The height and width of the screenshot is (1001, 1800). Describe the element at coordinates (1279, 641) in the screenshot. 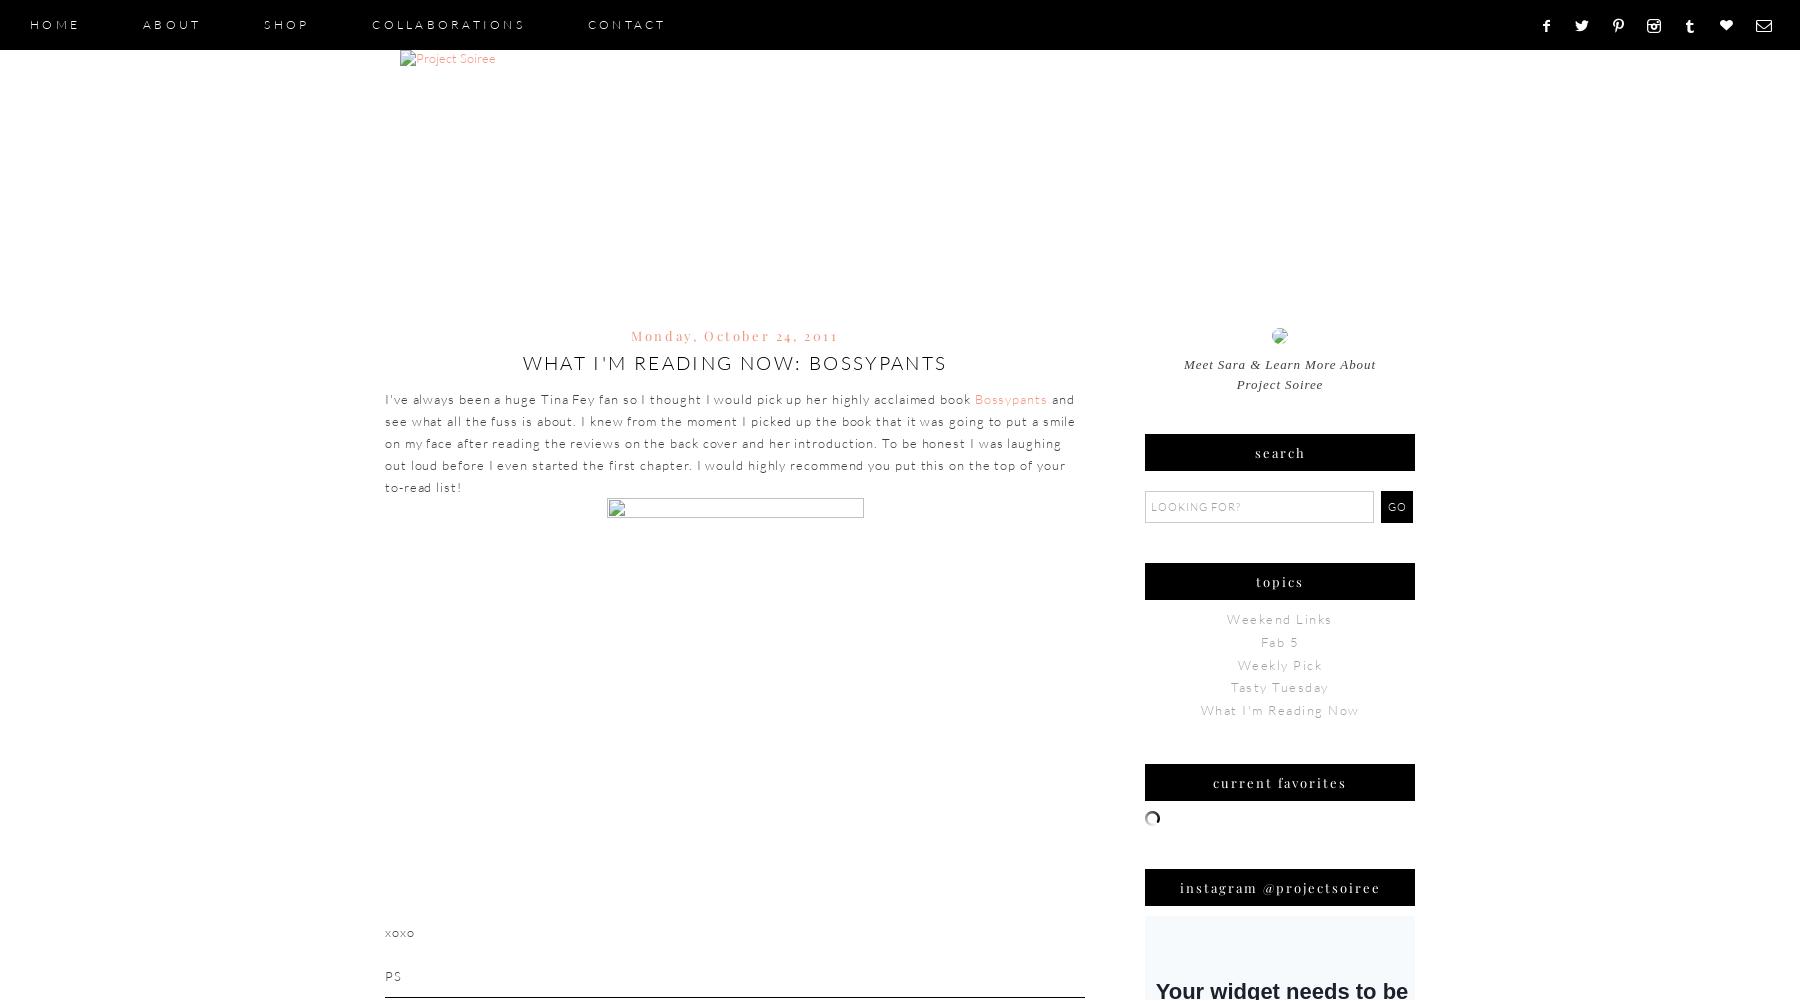

I see `'Fab 5'` at that location.